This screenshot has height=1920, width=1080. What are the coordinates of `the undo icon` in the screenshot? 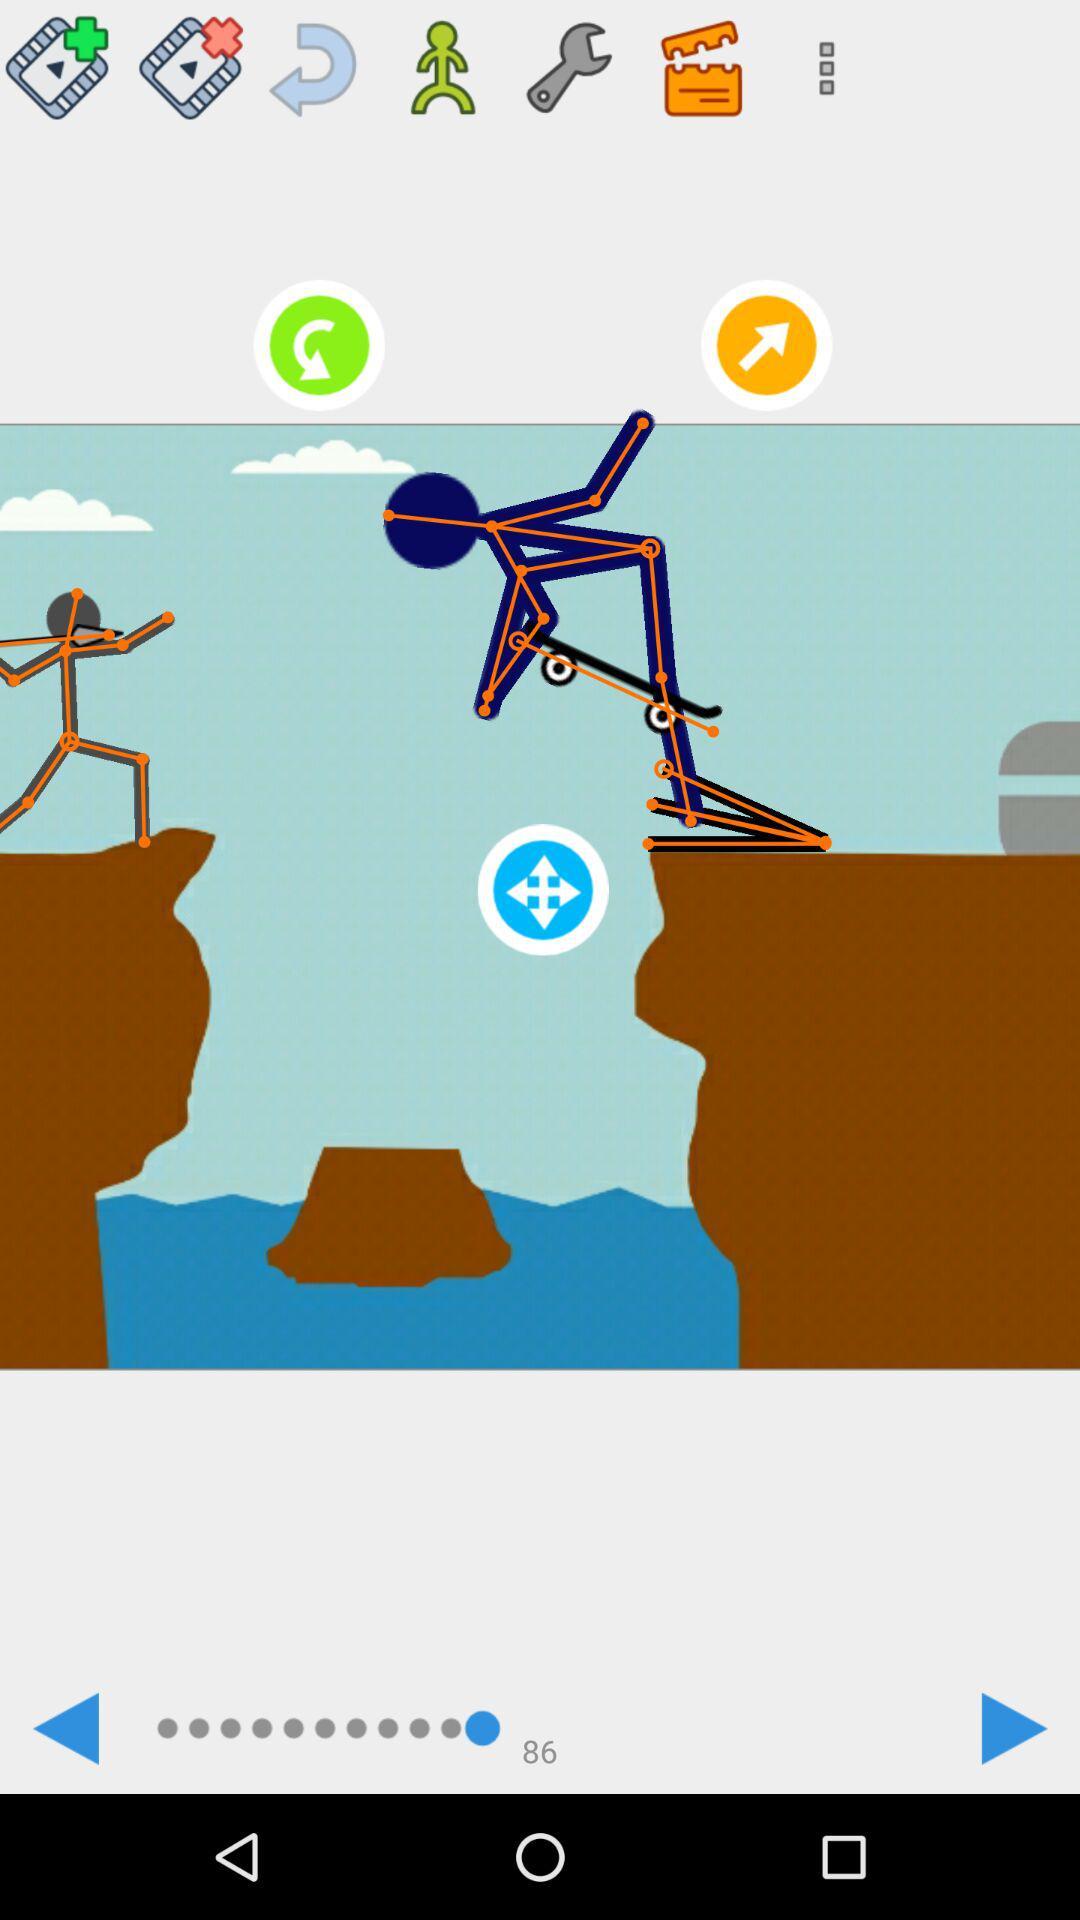 It's located at (315, 60).